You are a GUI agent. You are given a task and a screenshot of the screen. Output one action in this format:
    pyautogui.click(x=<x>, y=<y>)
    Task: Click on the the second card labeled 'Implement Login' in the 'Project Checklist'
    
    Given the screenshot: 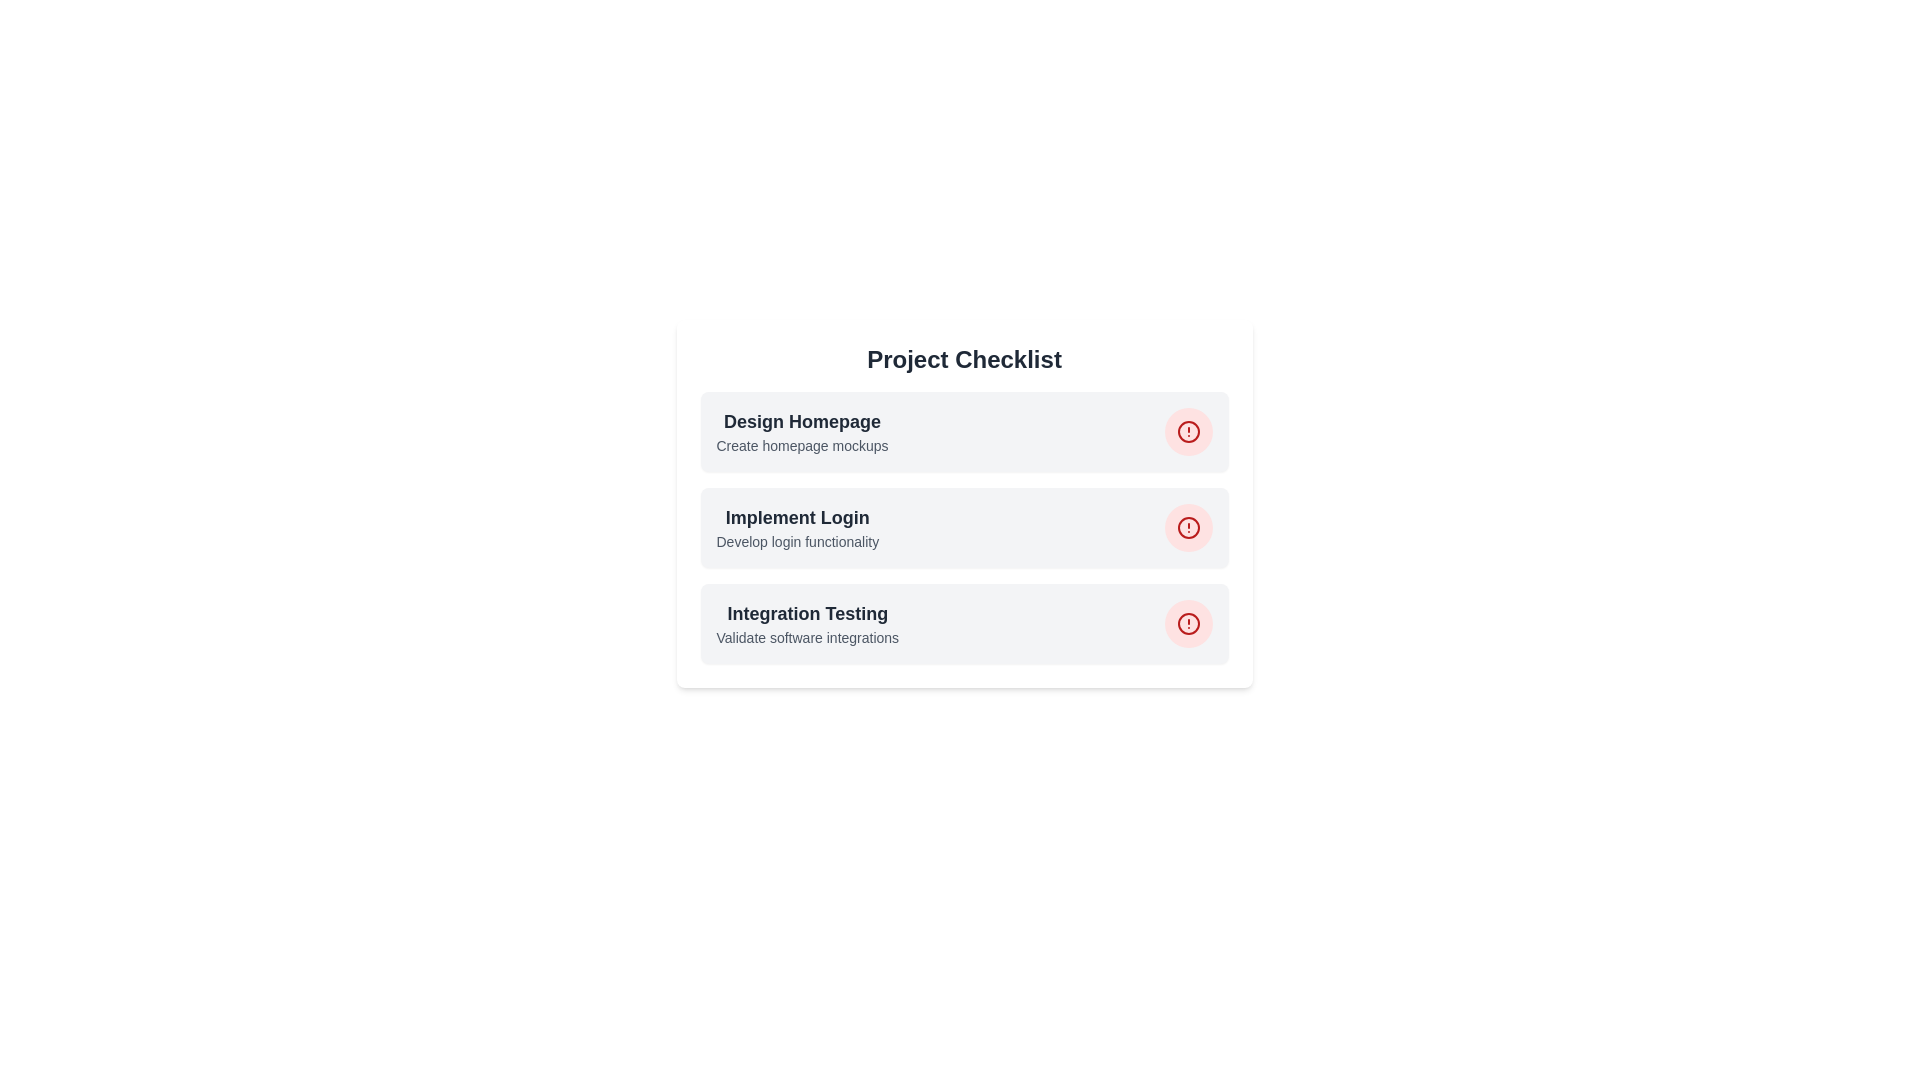 What is the action you would take?
    pyautogui.click(x=964, y=503)
    